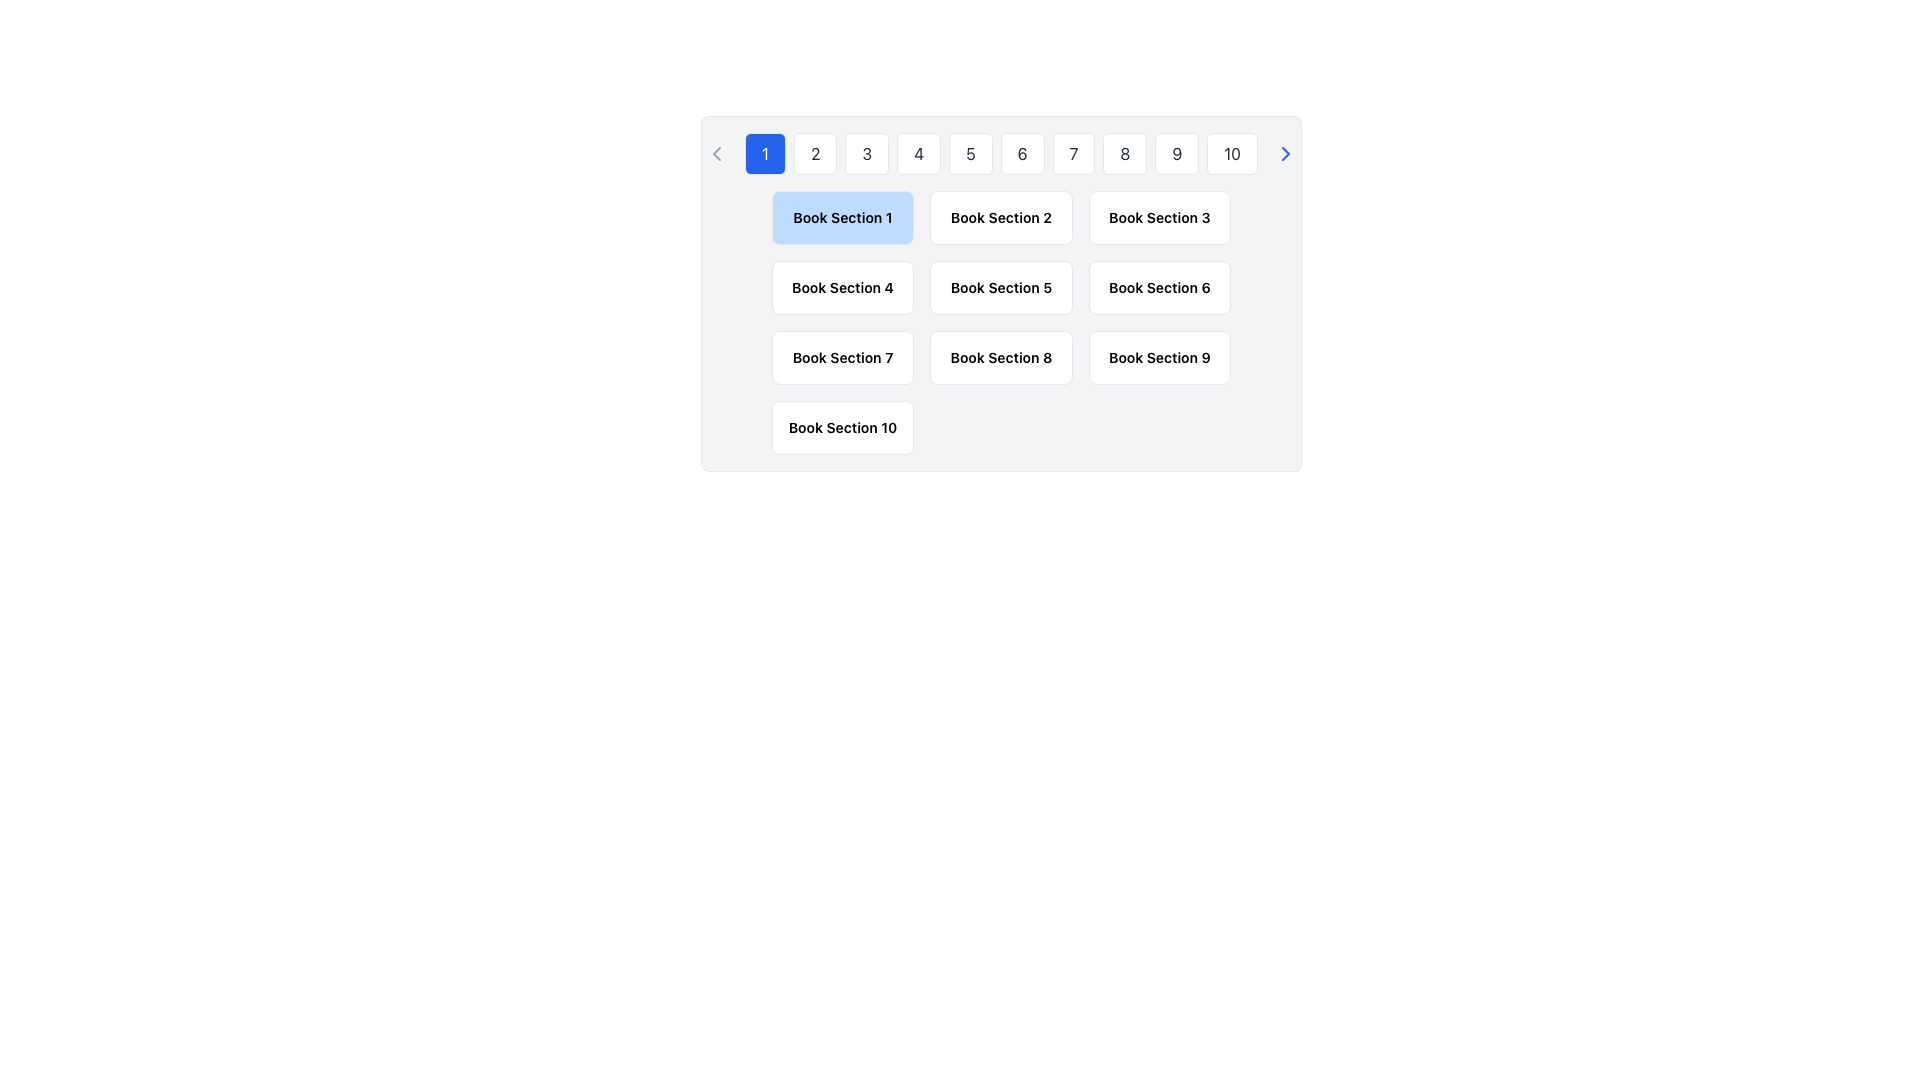  Describe the element at coordinates (843, 218) in the screenshot. I see `the text label indicating the title 'Book Section 1', which is positioned in the top-left area beneath the pagination buttons` at that location.